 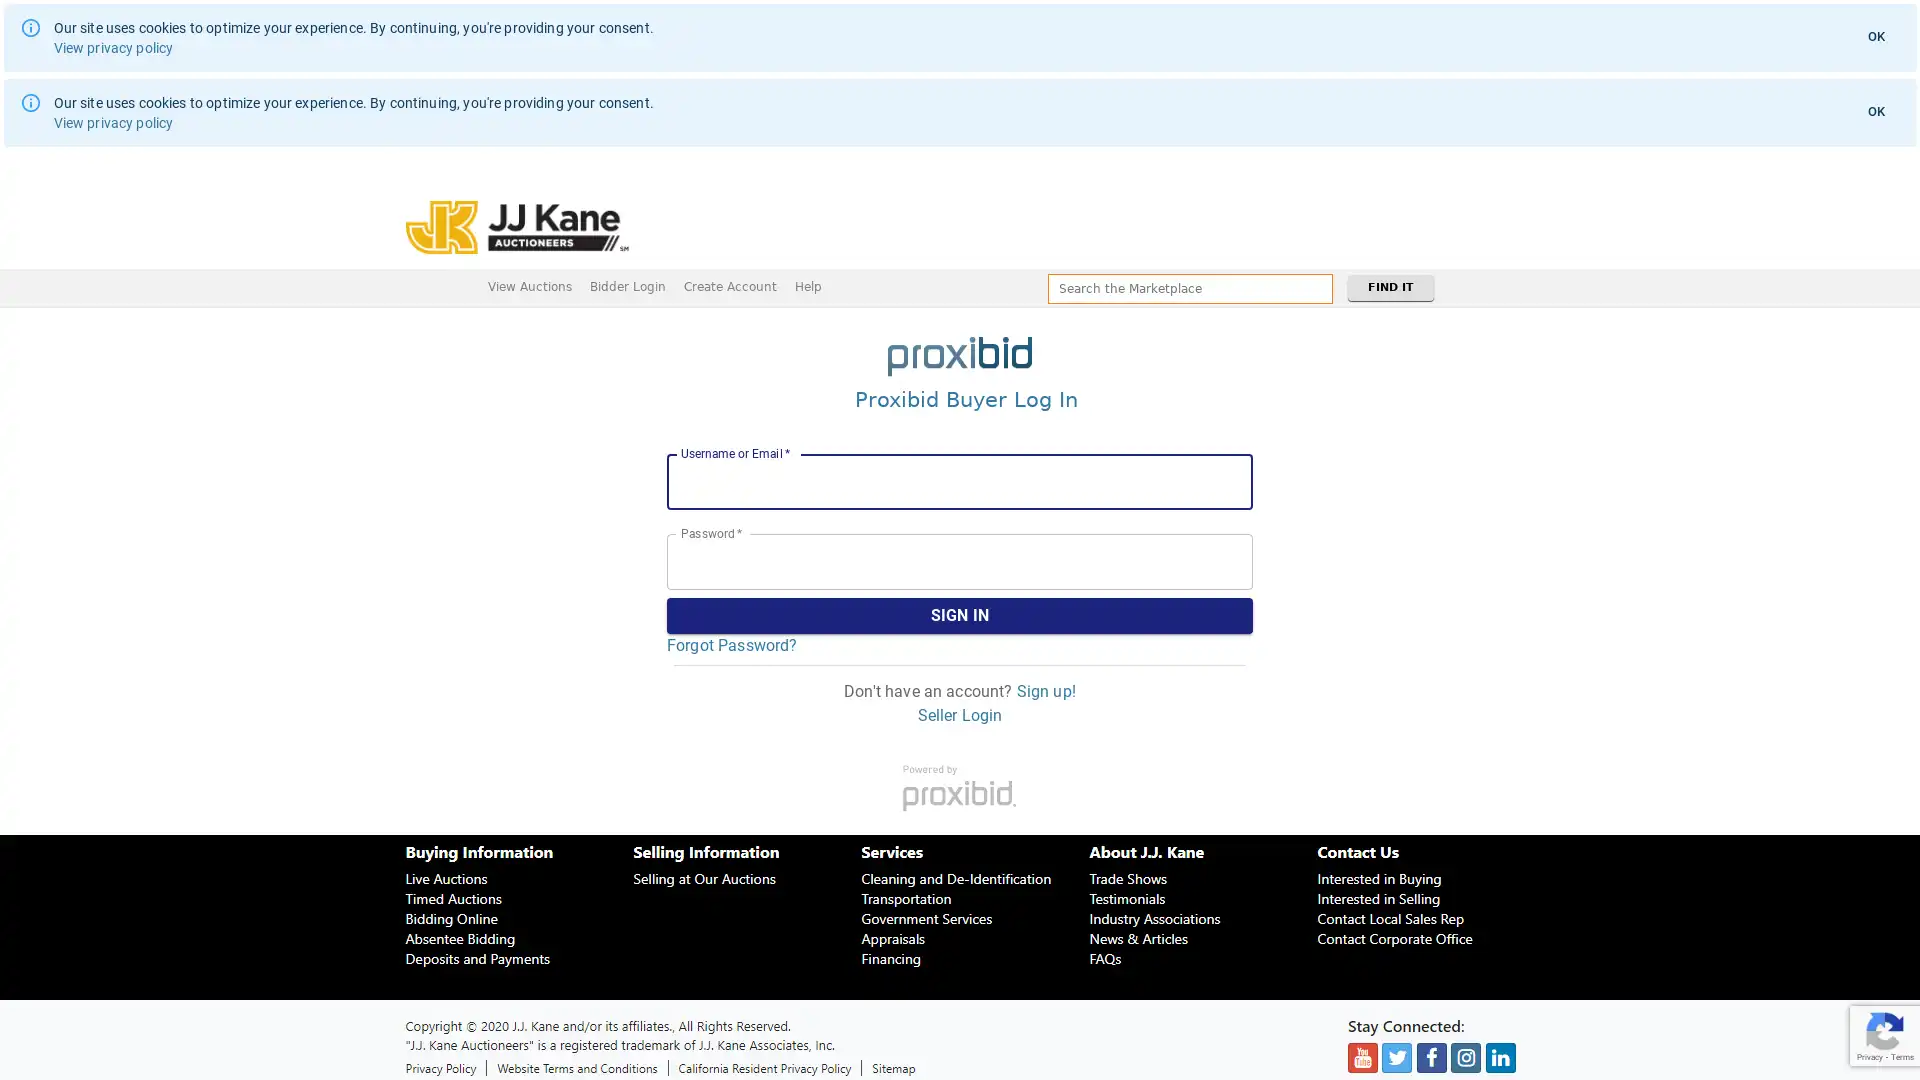 I want to click on OK, so click(x=1875, y=37).